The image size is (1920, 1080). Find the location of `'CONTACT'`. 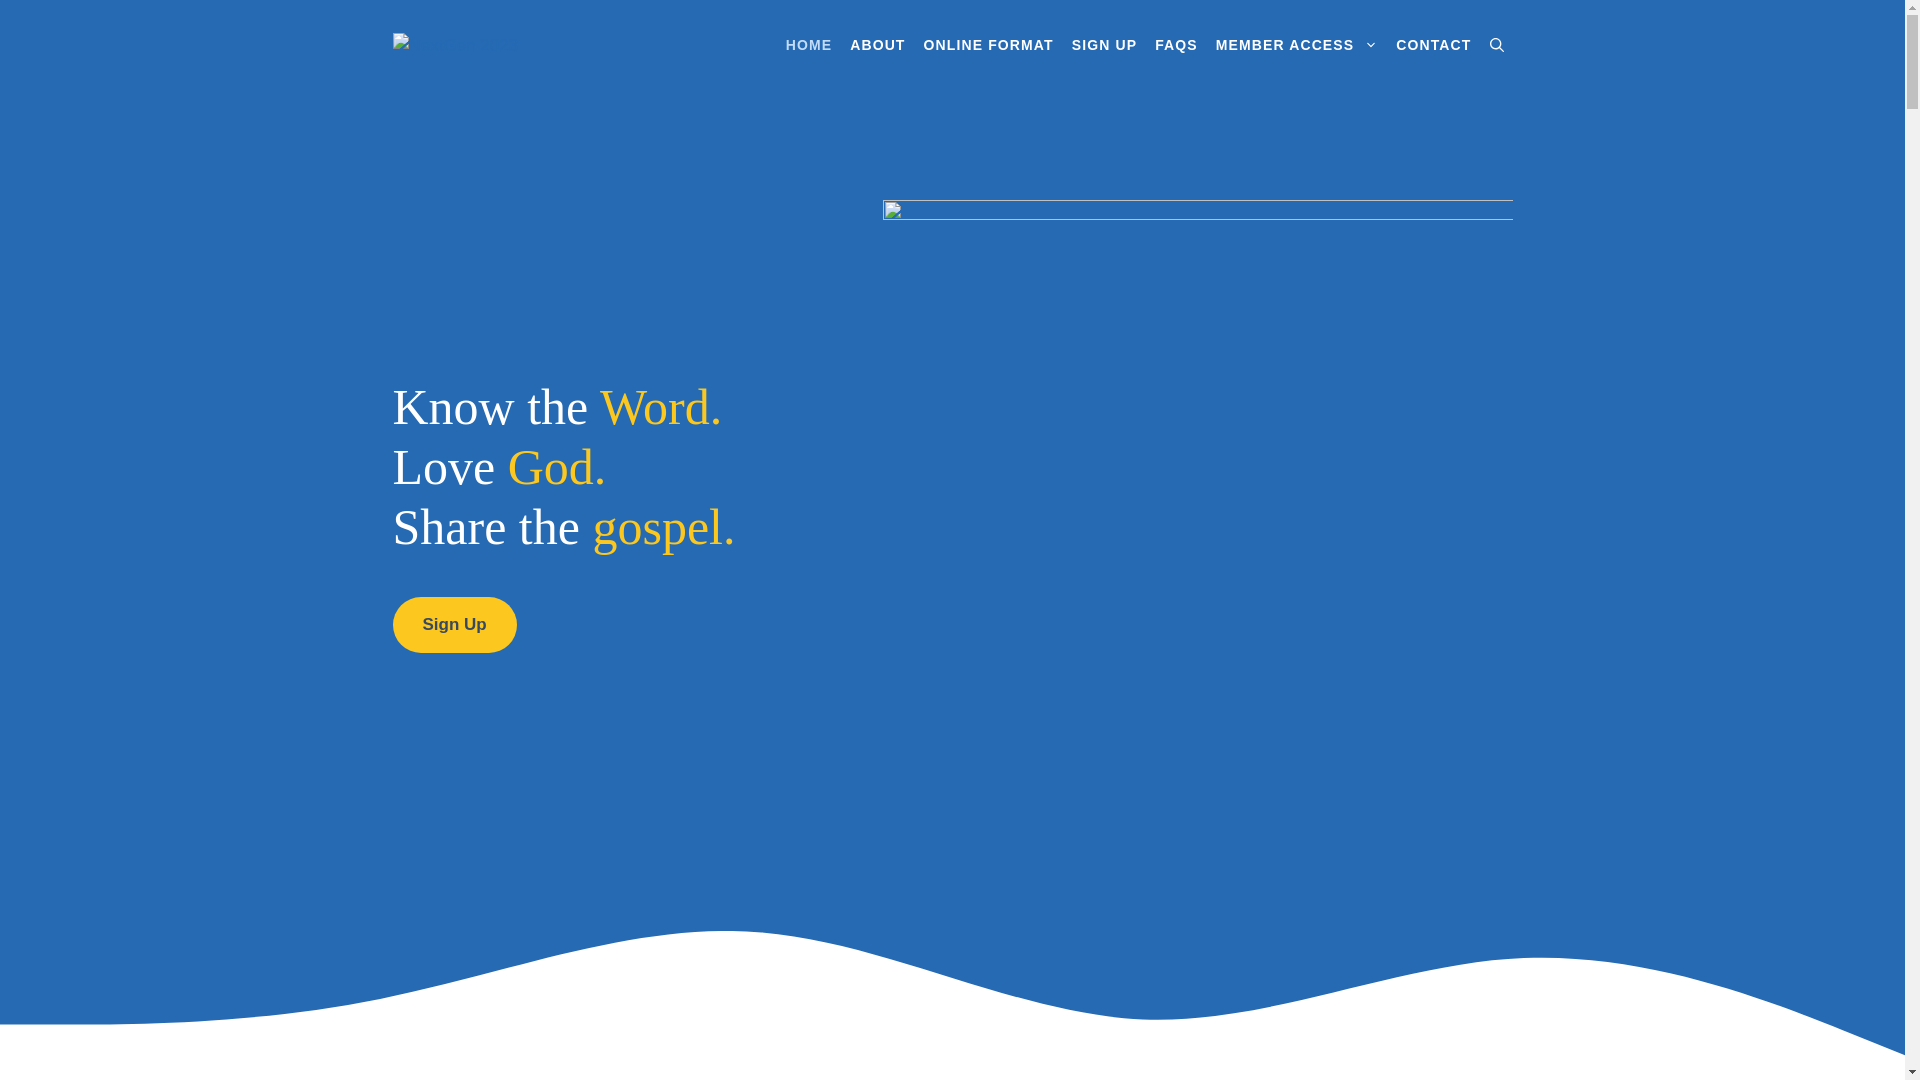

'CONTACT' is located at coordinates (1432, 45).